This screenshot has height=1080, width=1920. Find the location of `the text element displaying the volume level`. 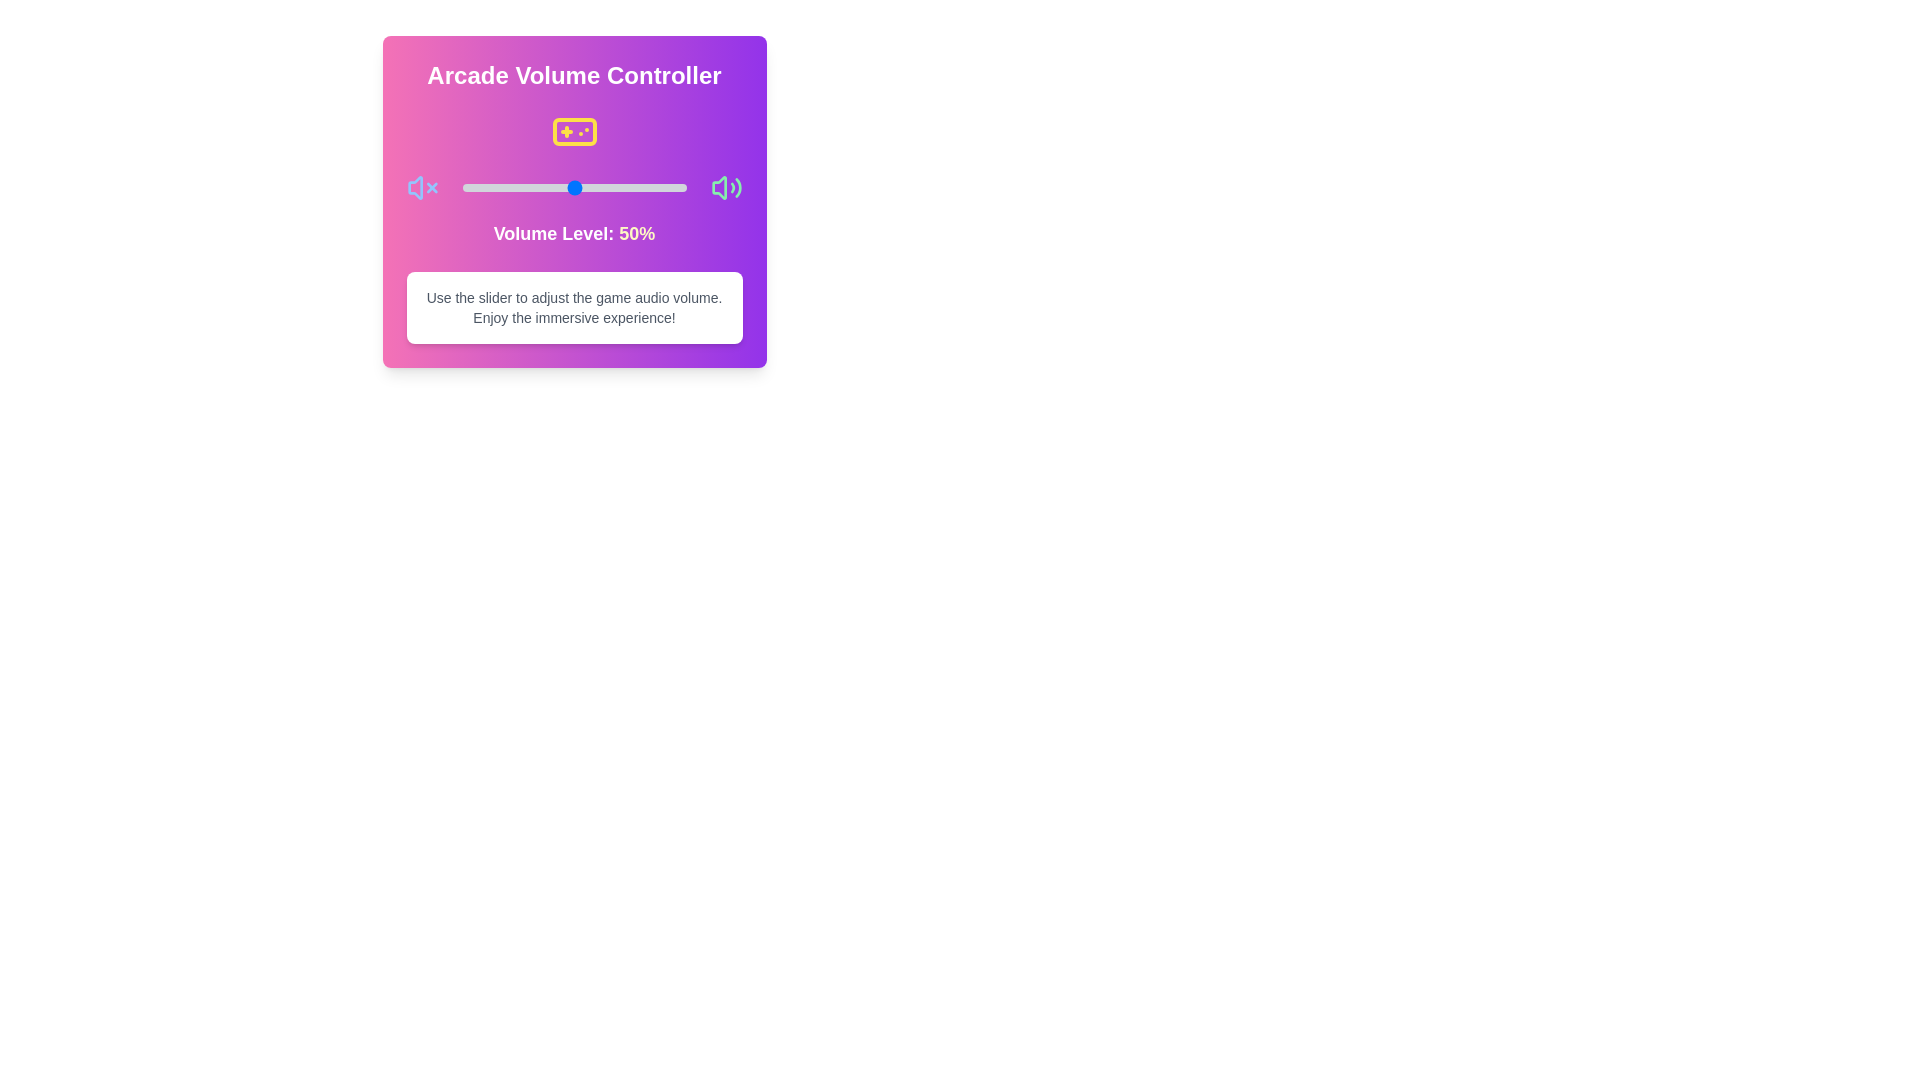

the text element displaying the volume level is located at coordinates (573, 233).